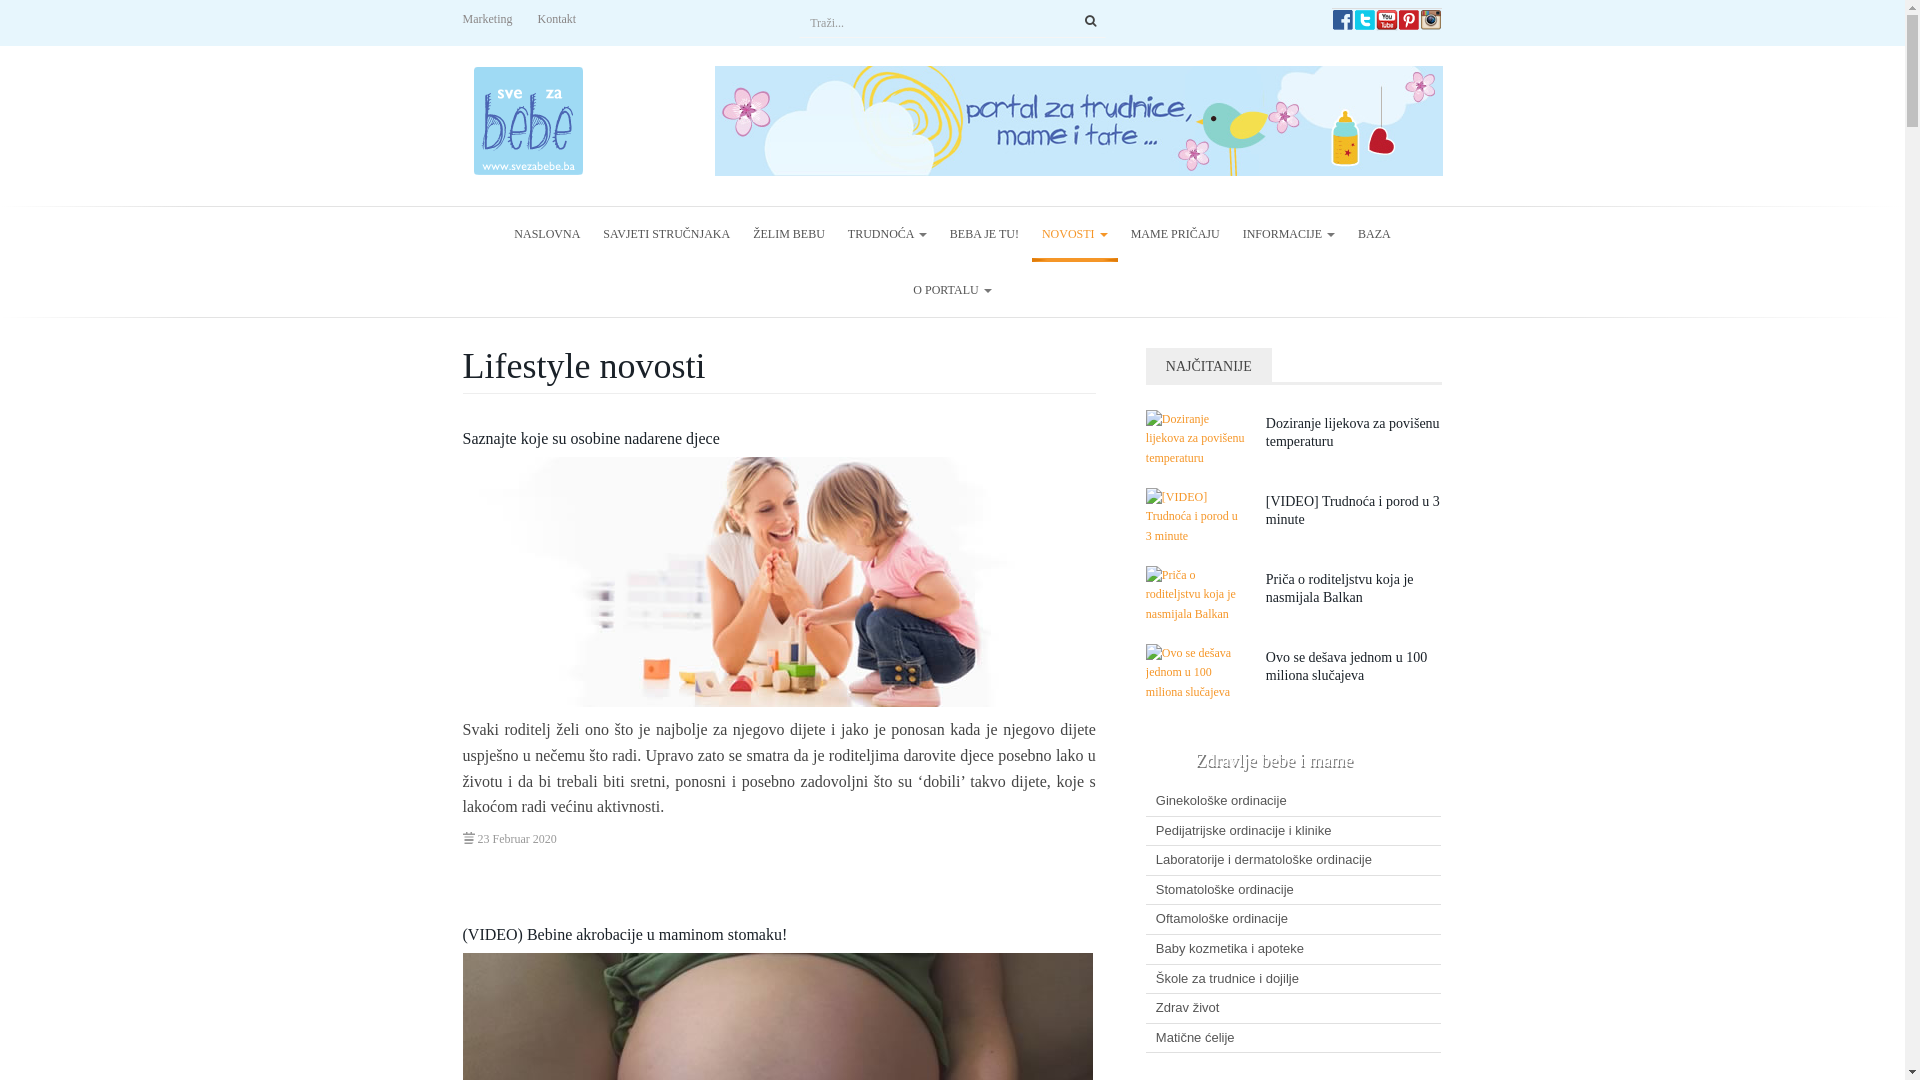 Image resolution: width=1920 pixels, height=1080 pixels. I want to click on 'NOVOSTI', so click(1074, 233).